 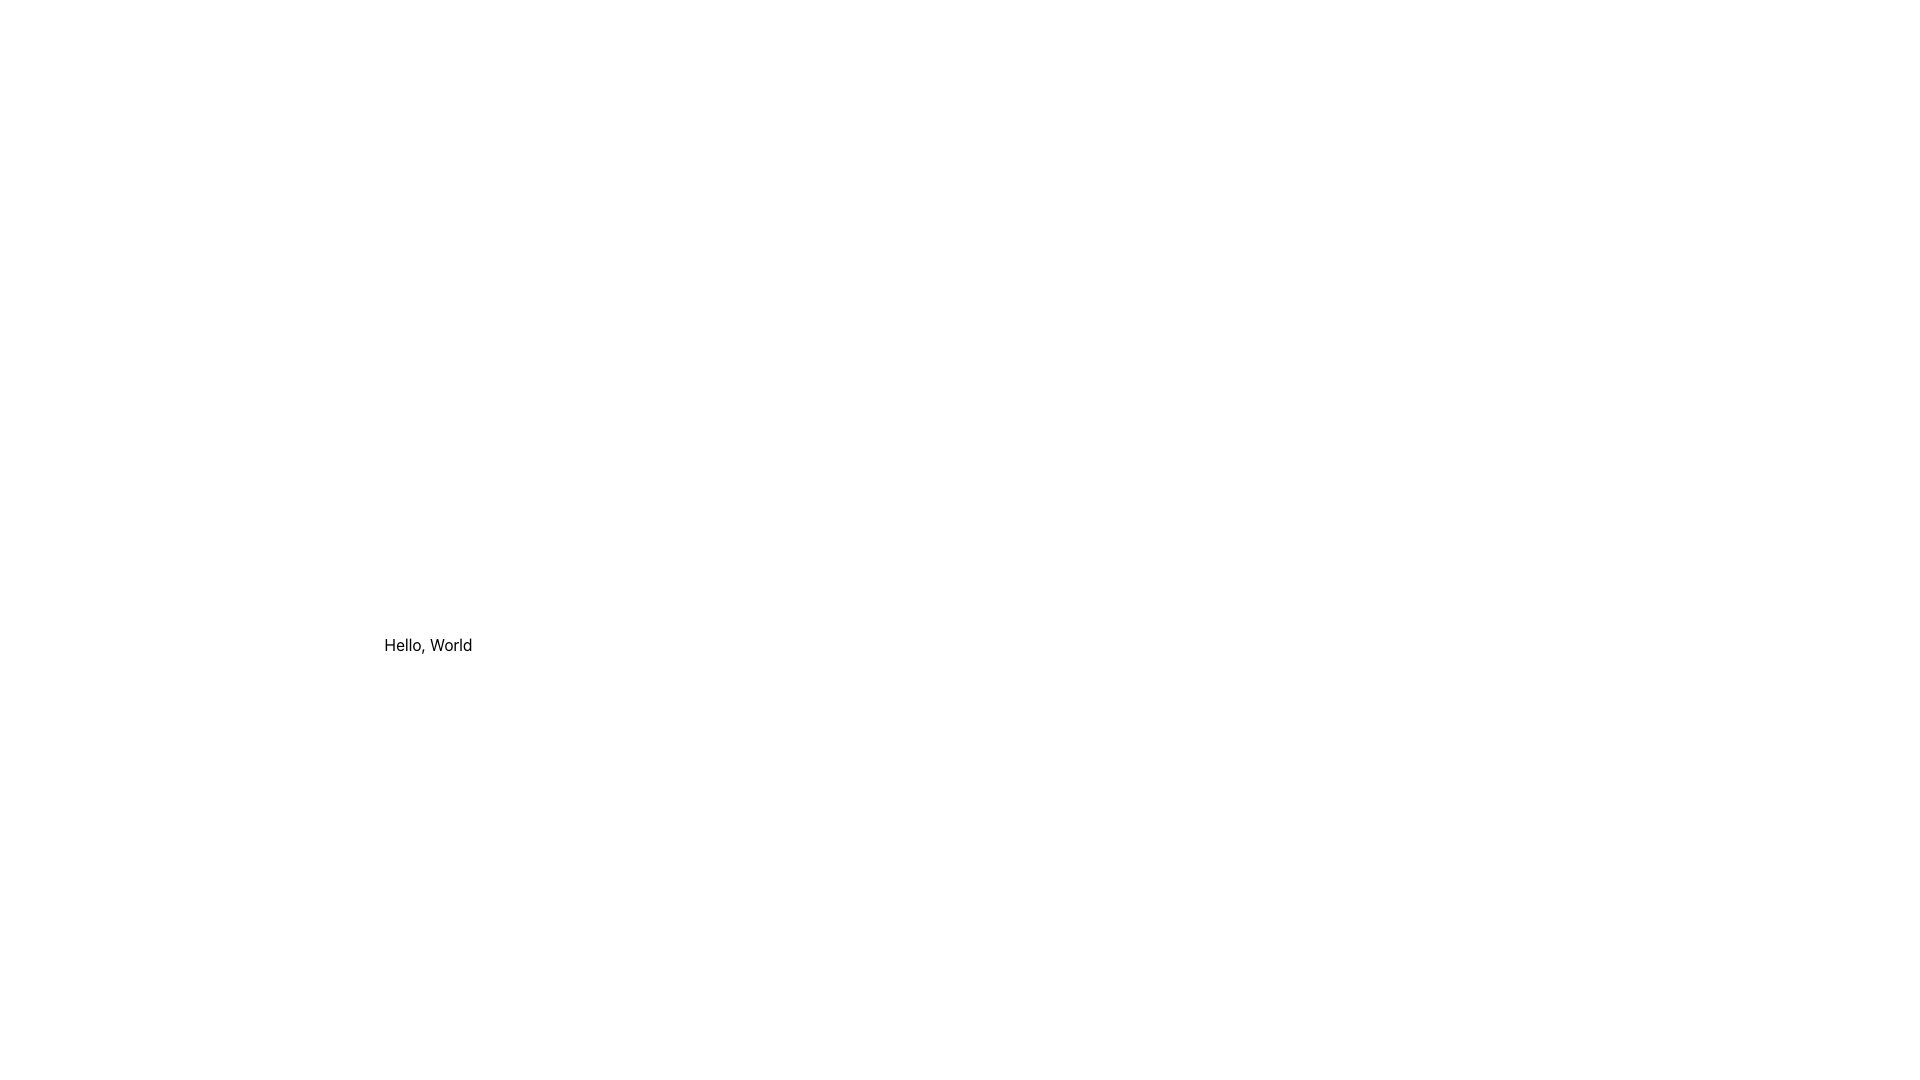 What do you see at coordinates (427, 644) in the screenshot?
I see `the text element displaying 'Hello, World' which is a static label presented on a white background` at bounding box center [427, 644].